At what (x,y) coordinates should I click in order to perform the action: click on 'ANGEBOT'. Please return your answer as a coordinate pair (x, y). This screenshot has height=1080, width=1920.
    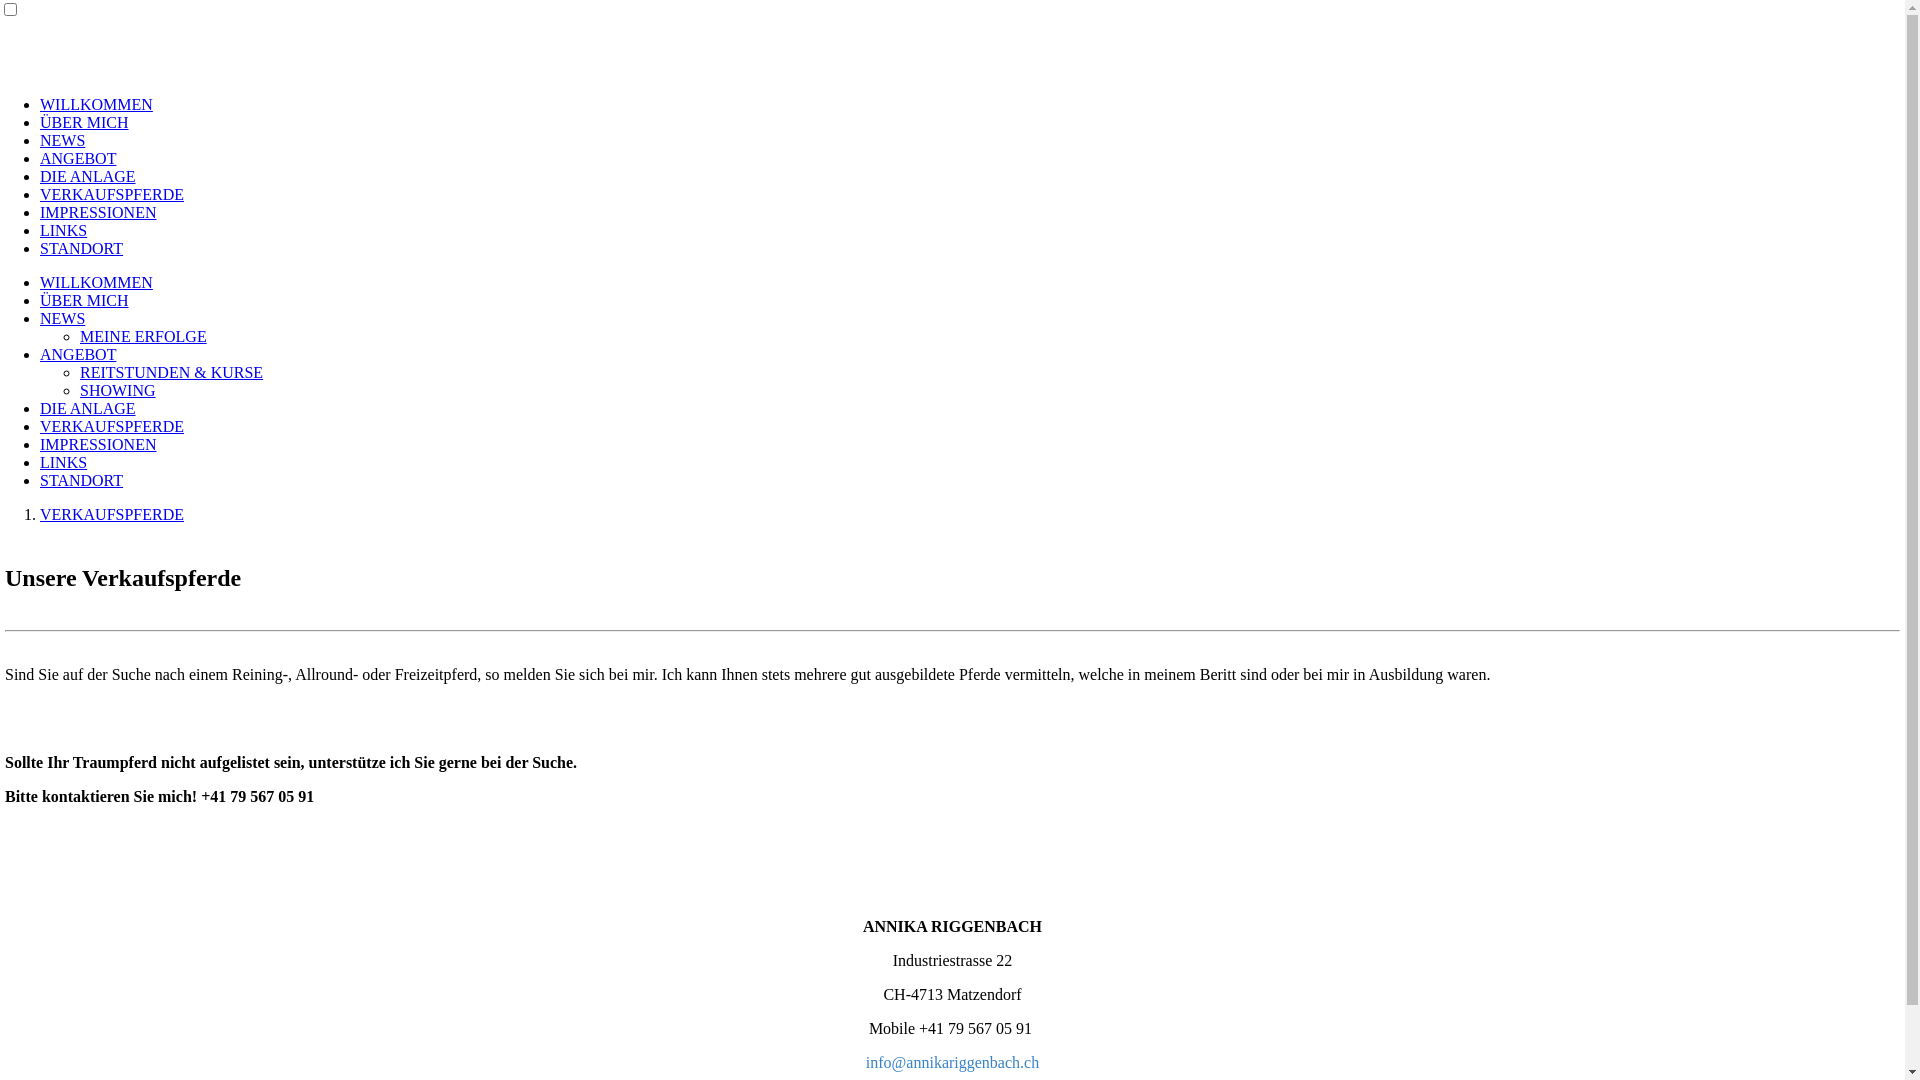
    Looking at the image, I should click on (39, 157).